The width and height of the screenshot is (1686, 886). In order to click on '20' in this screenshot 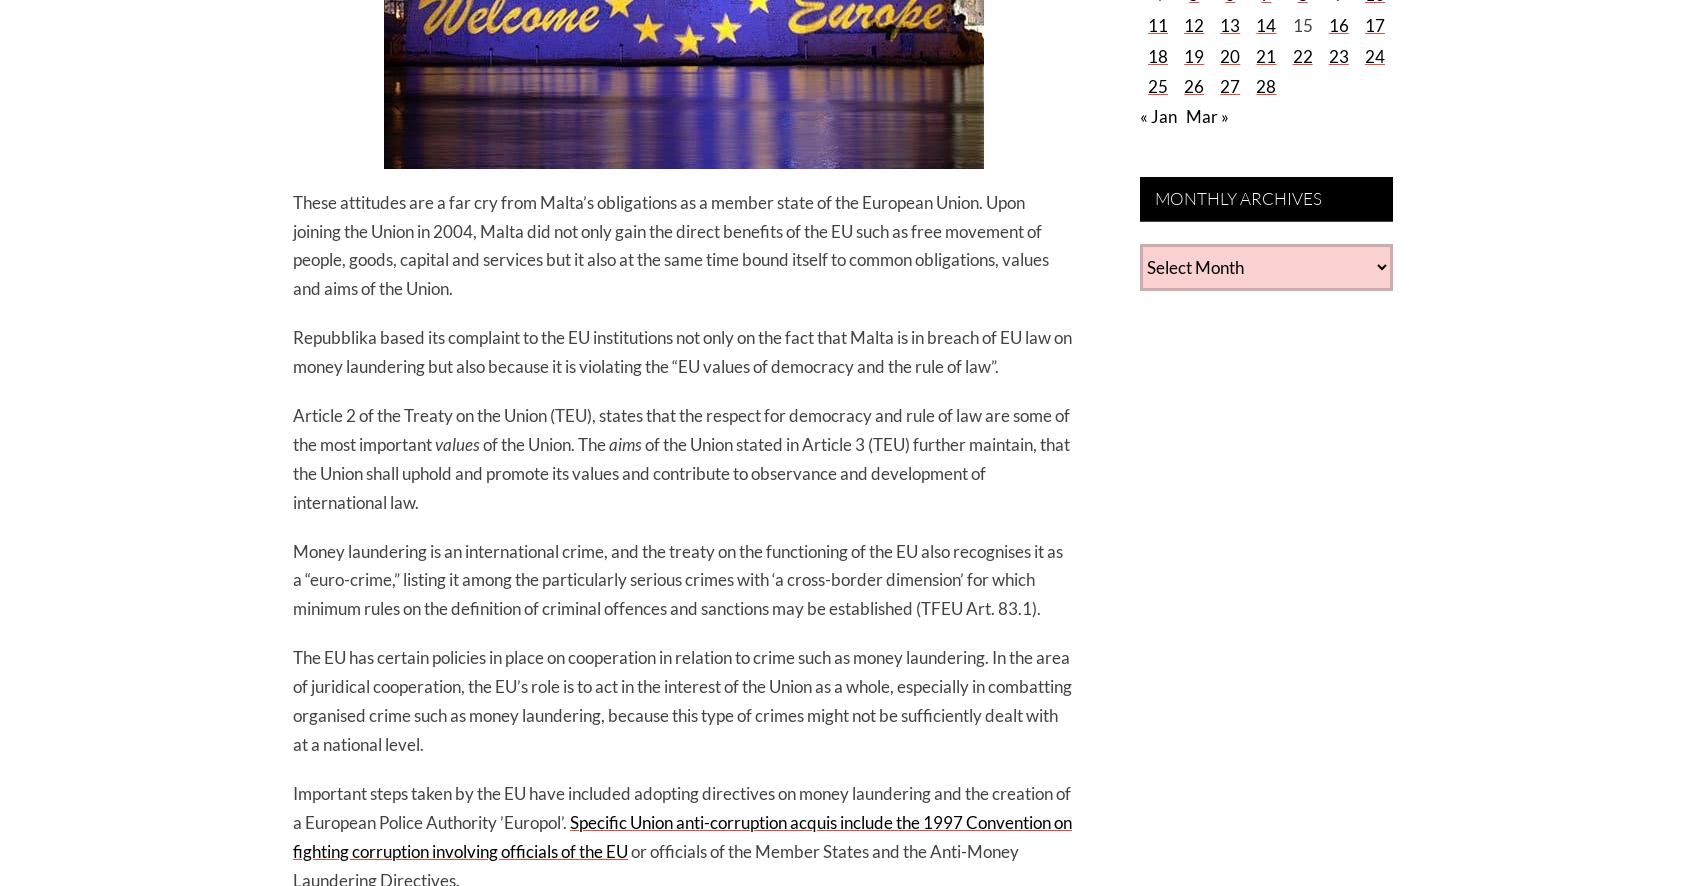, I will do `click(1228, 54)`.